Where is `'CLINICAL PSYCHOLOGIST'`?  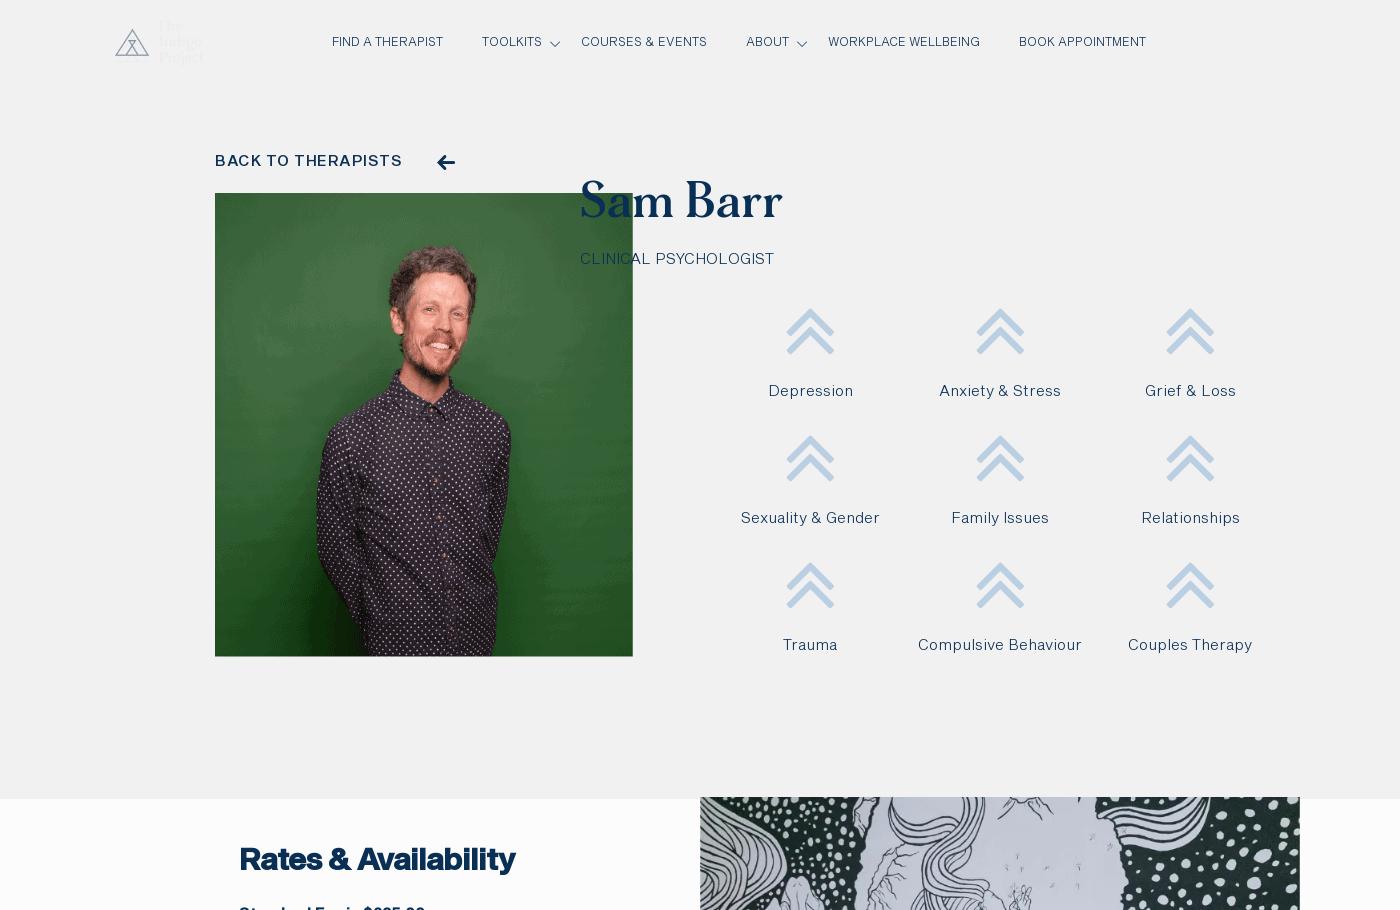
'CLINICAL PSYCHOLOGIST' is located at coordinates (677, 258).